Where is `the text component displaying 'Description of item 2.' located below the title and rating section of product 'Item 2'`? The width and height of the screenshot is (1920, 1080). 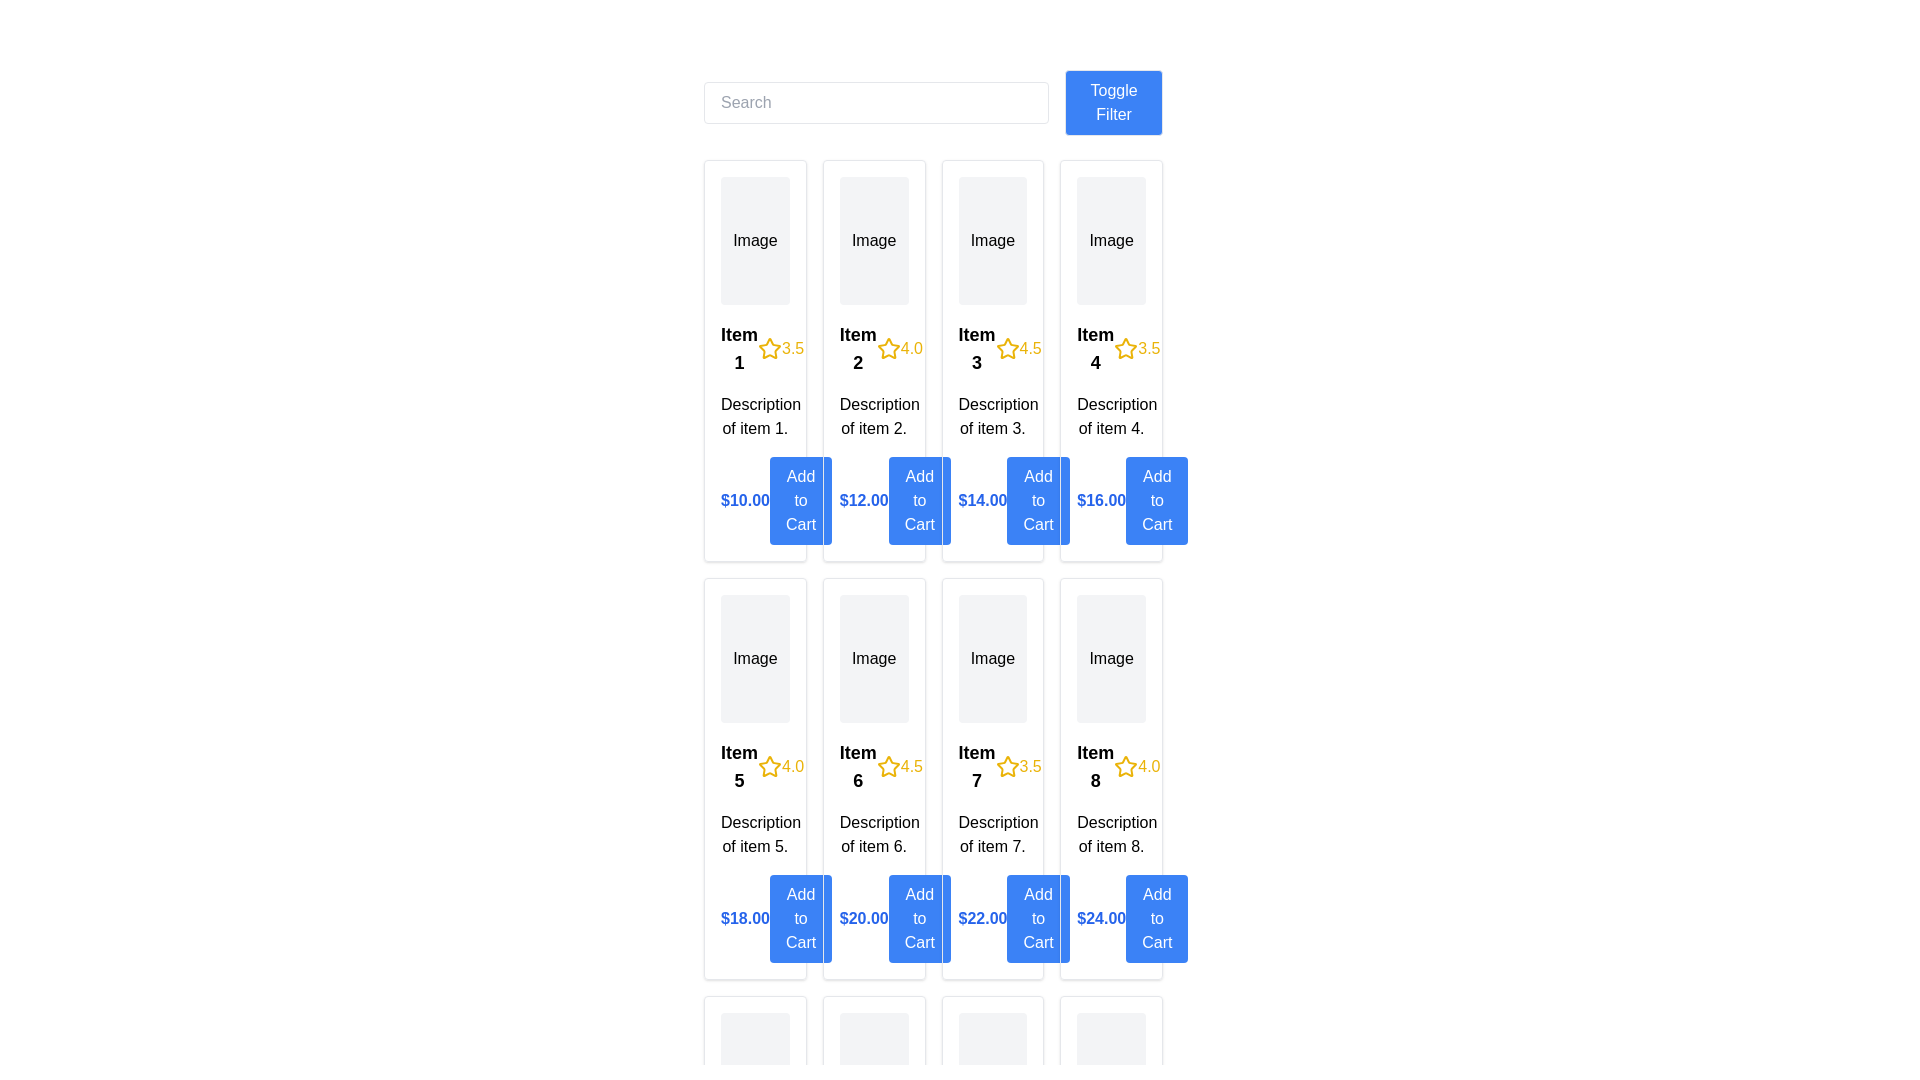
the text component displaying 'Description of item 2.' located below the title and rating section of product 'Item 2' is located at coordinates (874, 415).